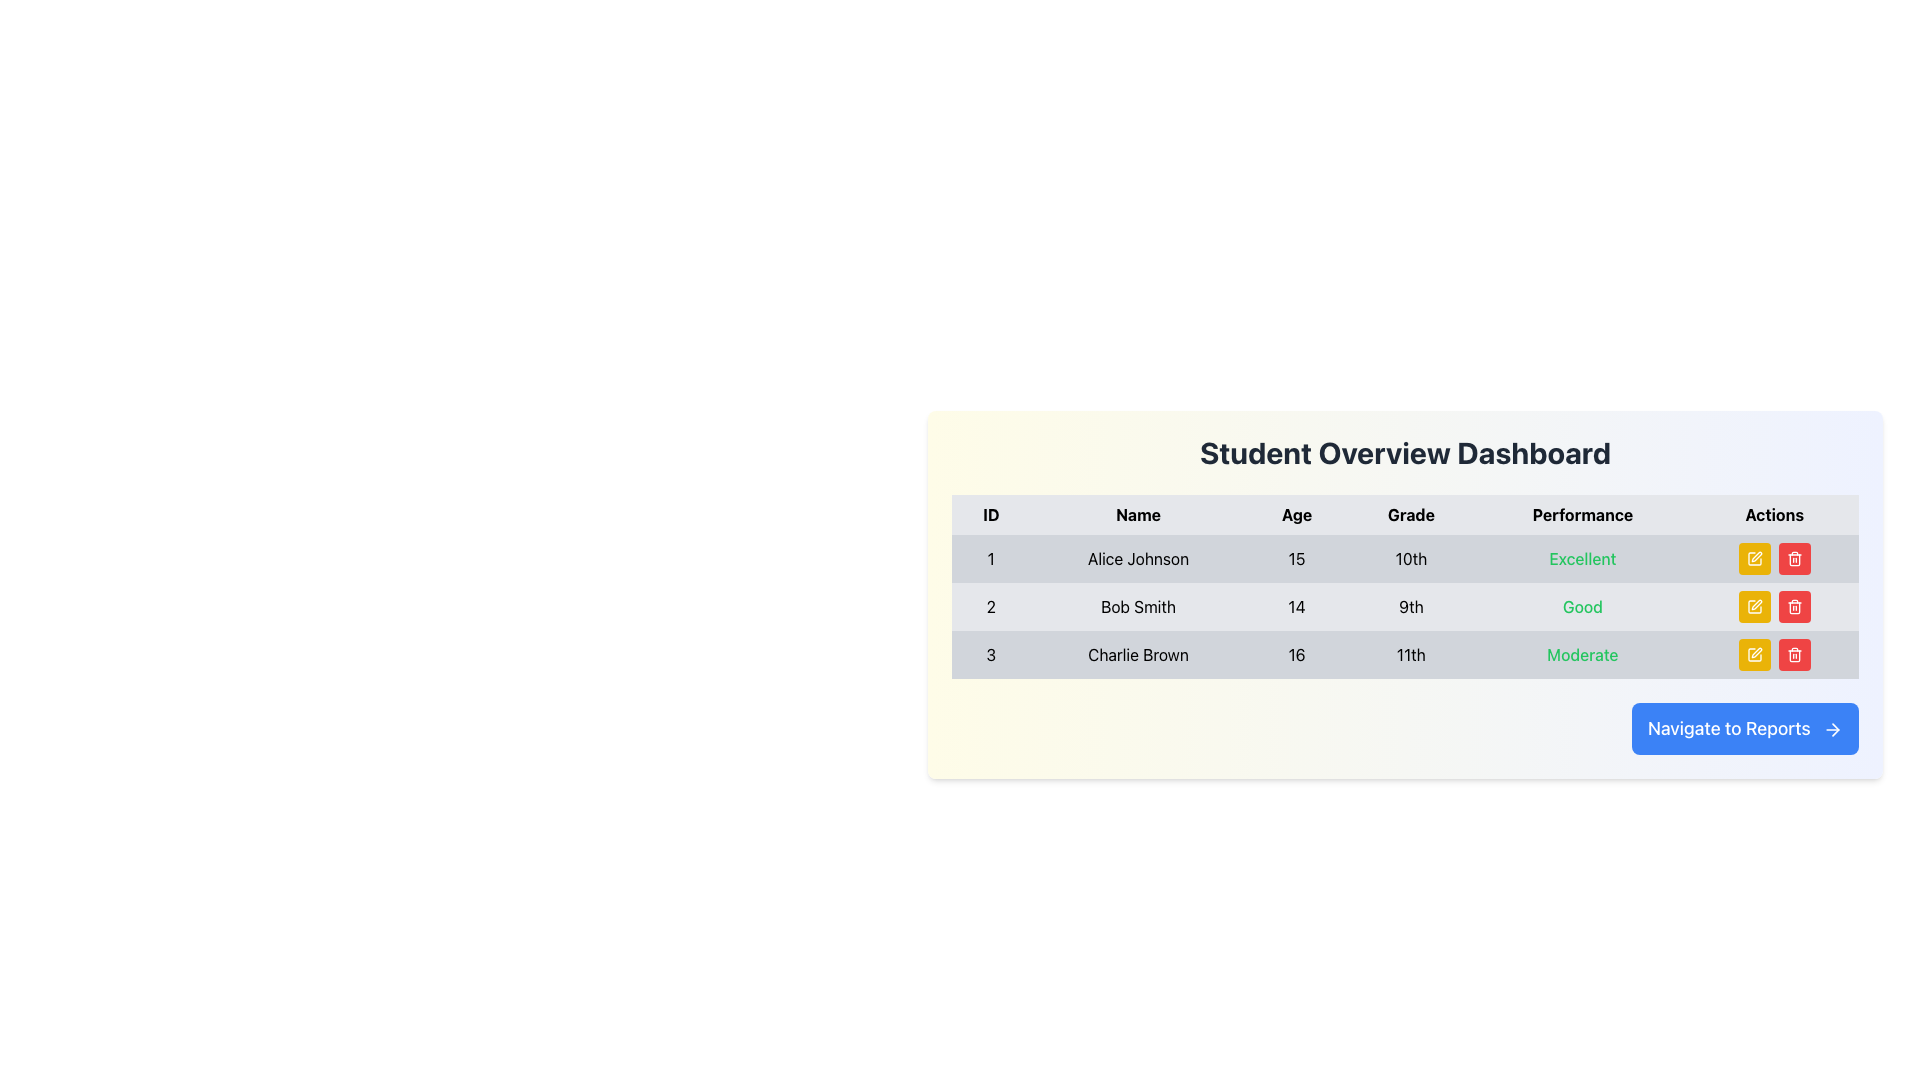  Describe the element at coordinates (1753, 605) in the screenshot. I see `the 'Edit' button located in the 'Actions' column of the second row in the 'Student Overview Dashboard'` at that location.